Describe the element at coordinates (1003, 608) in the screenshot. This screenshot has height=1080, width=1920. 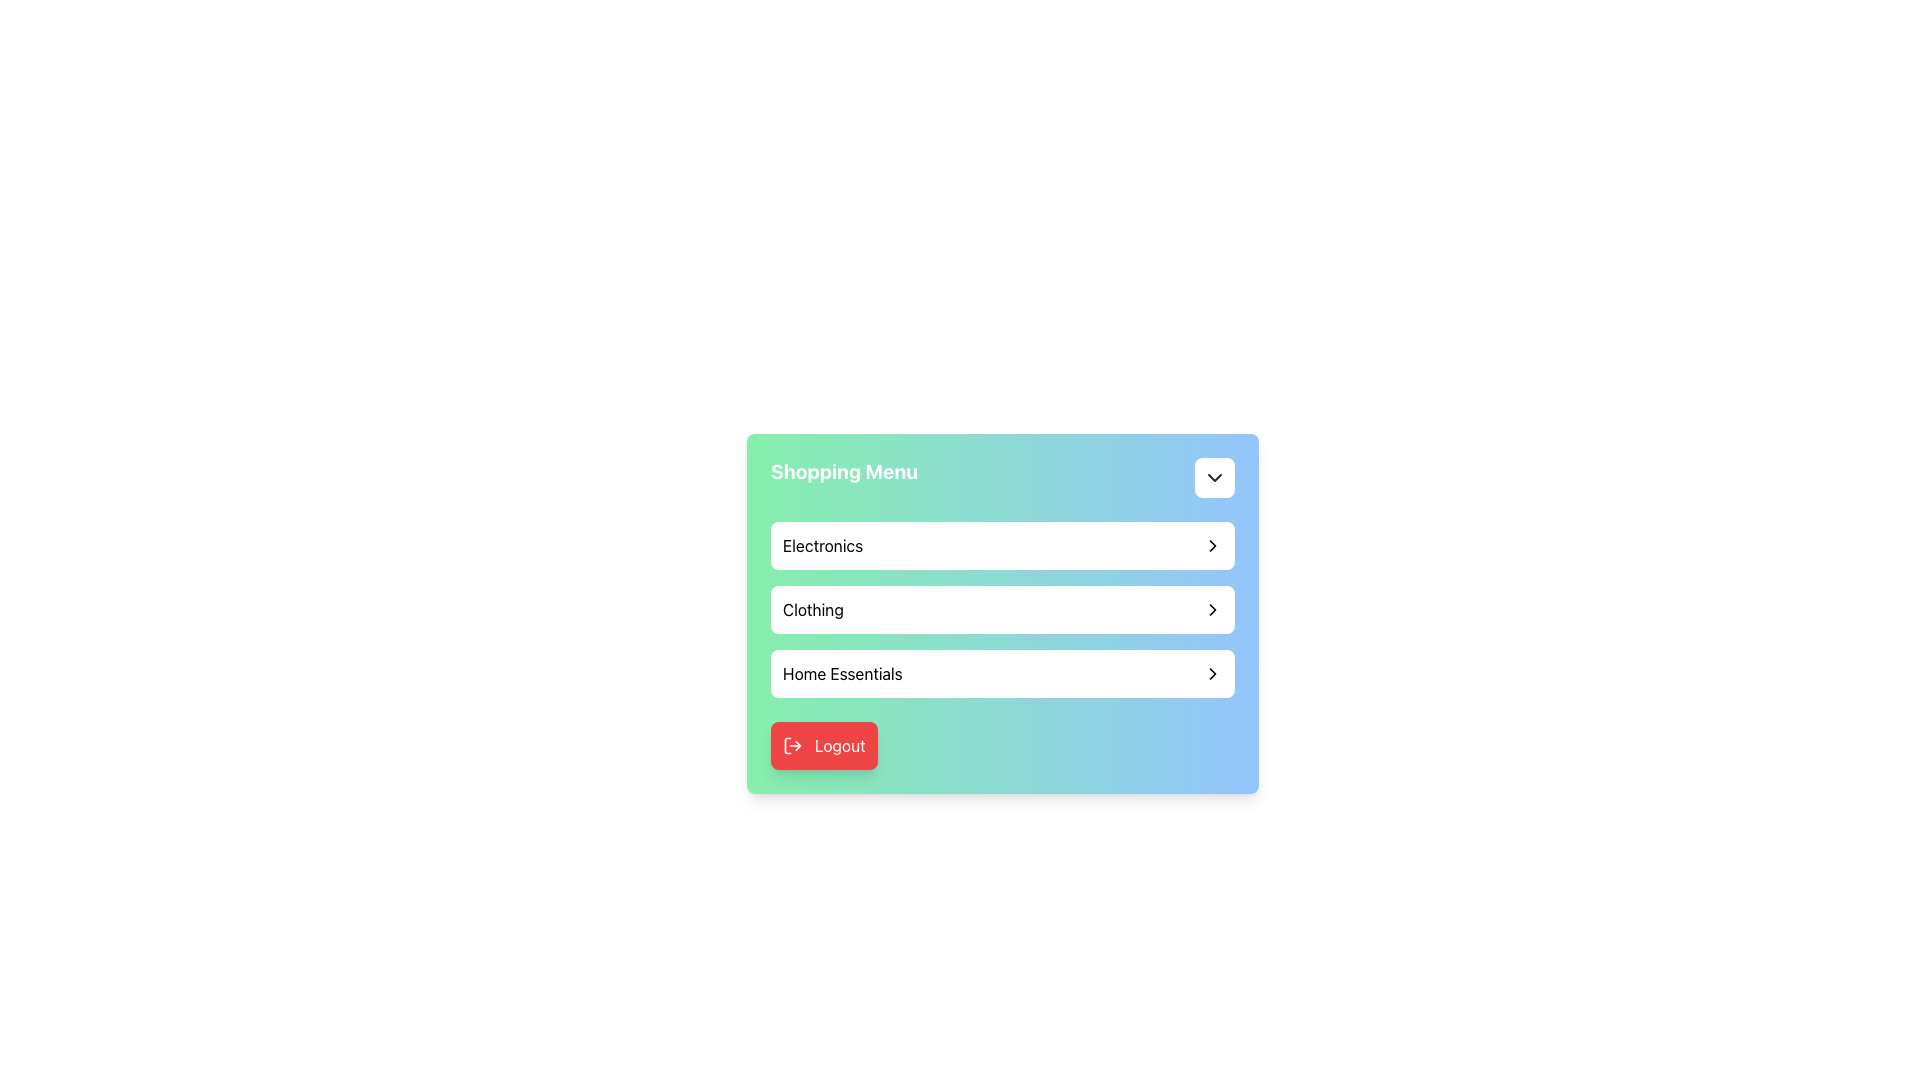
I see `the second button in the 'Shopping Menu' which is positioned below 'Electronics' and above 'Home Essentials' to change its appearance` at that location.